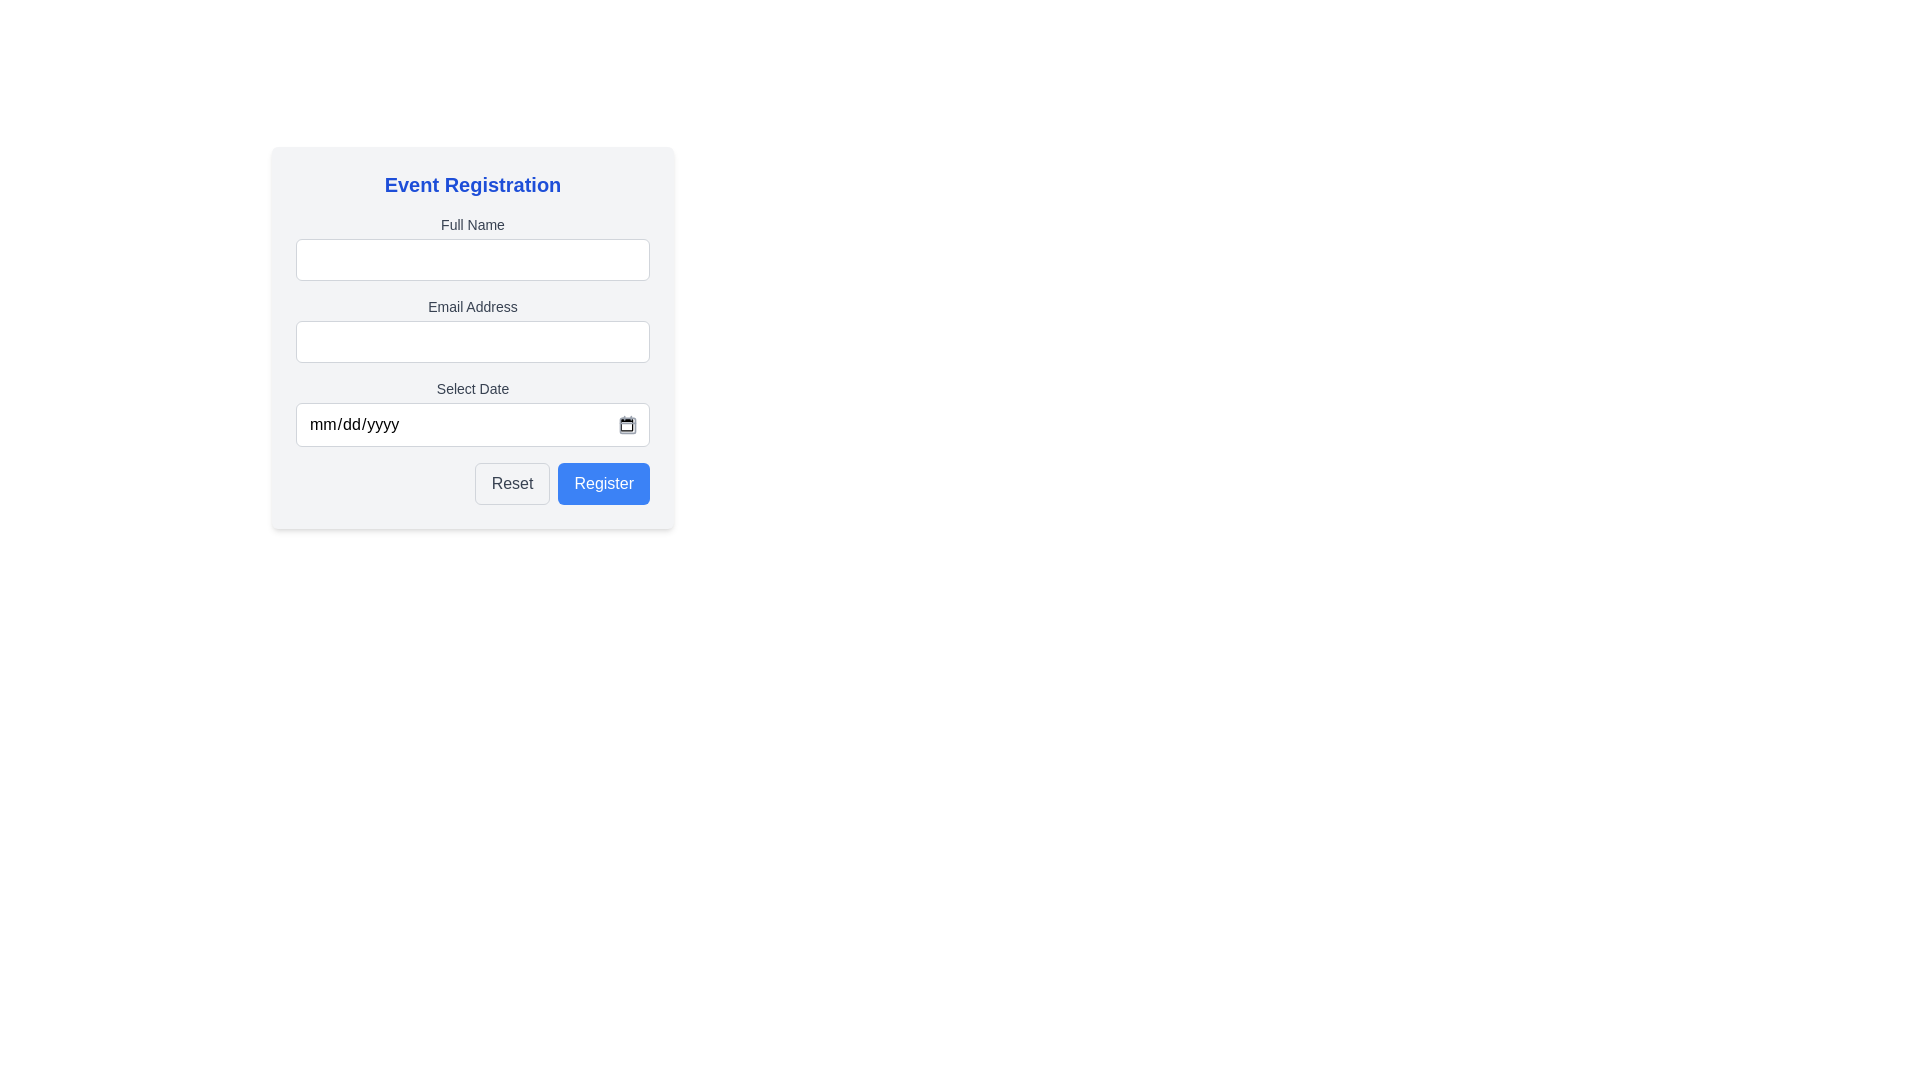 This screenshot has height=1080, width=1920. I want to click on the label indicating the purpose of the date input field located above the date input field in the event registration form, so click(472, 389).